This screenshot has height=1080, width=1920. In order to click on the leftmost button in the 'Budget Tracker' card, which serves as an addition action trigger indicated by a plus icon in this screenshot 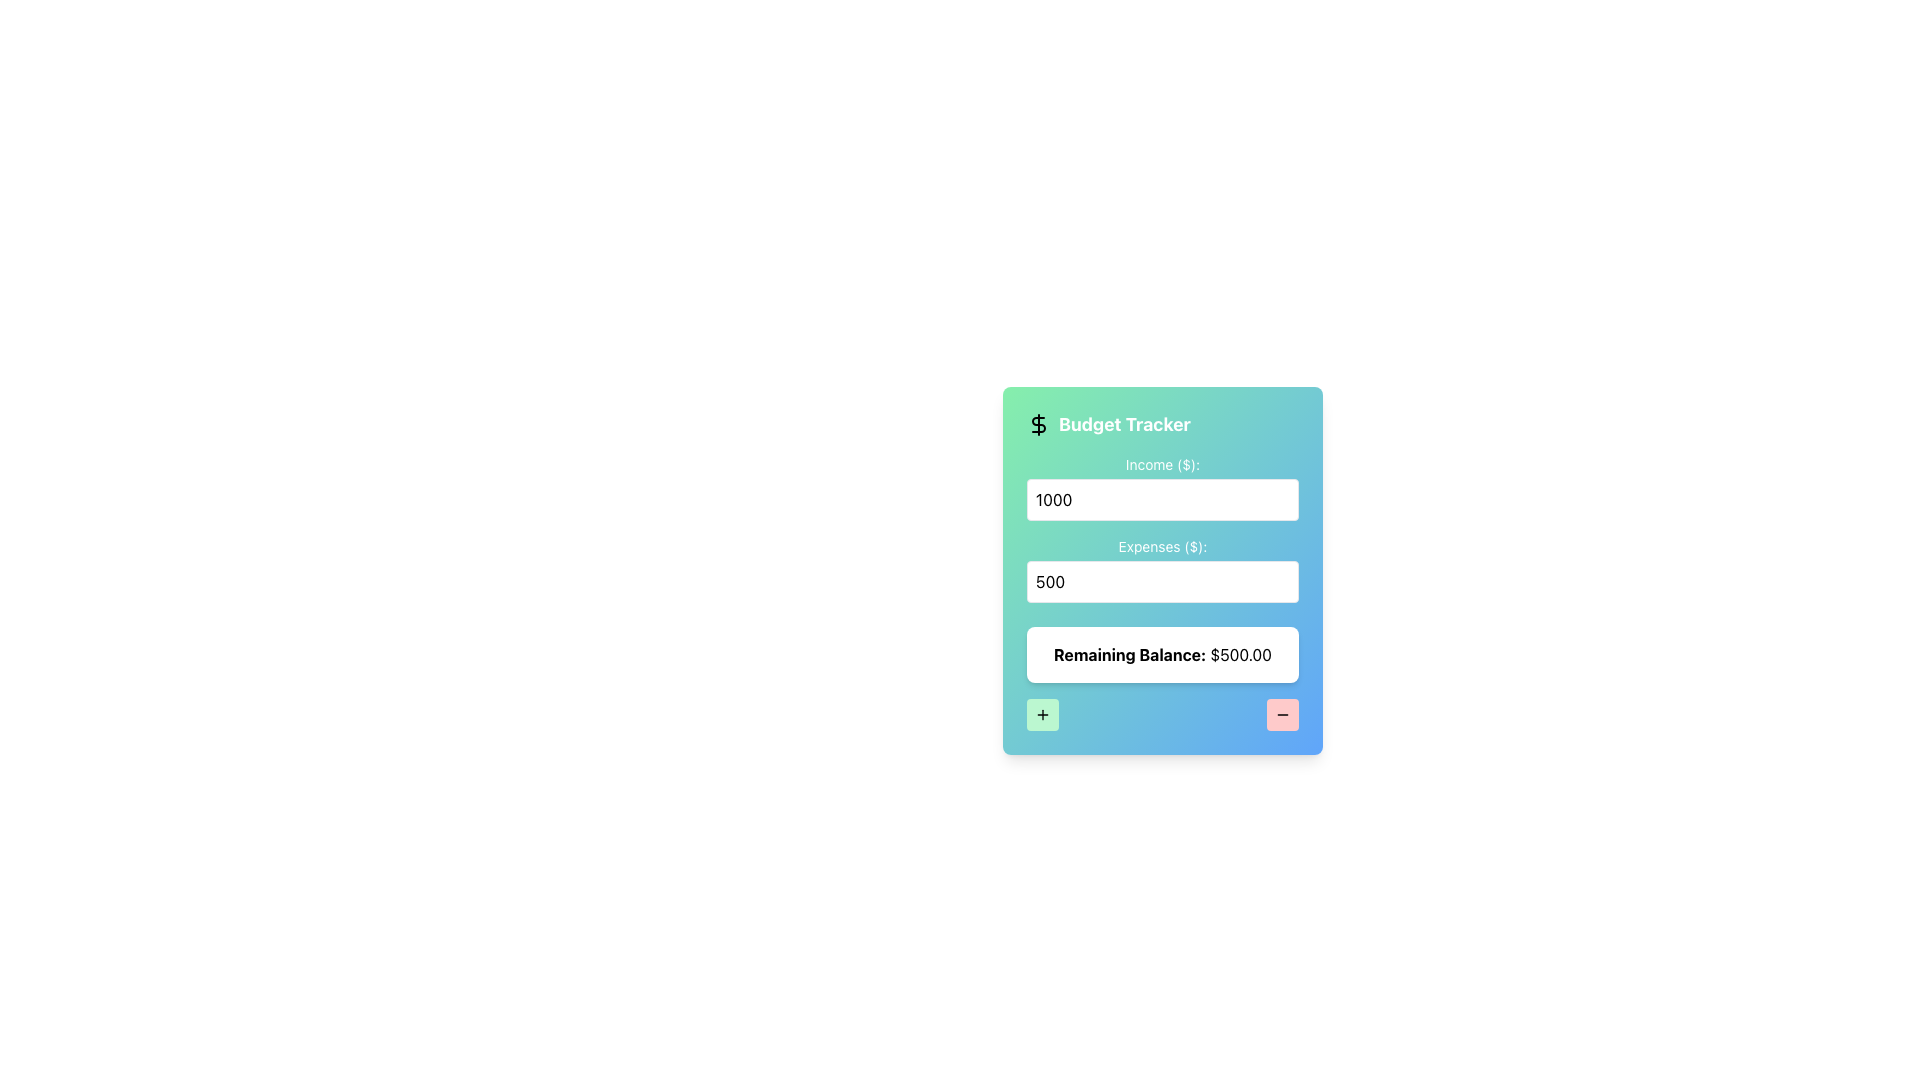, I will do `click(1041, 713)`.